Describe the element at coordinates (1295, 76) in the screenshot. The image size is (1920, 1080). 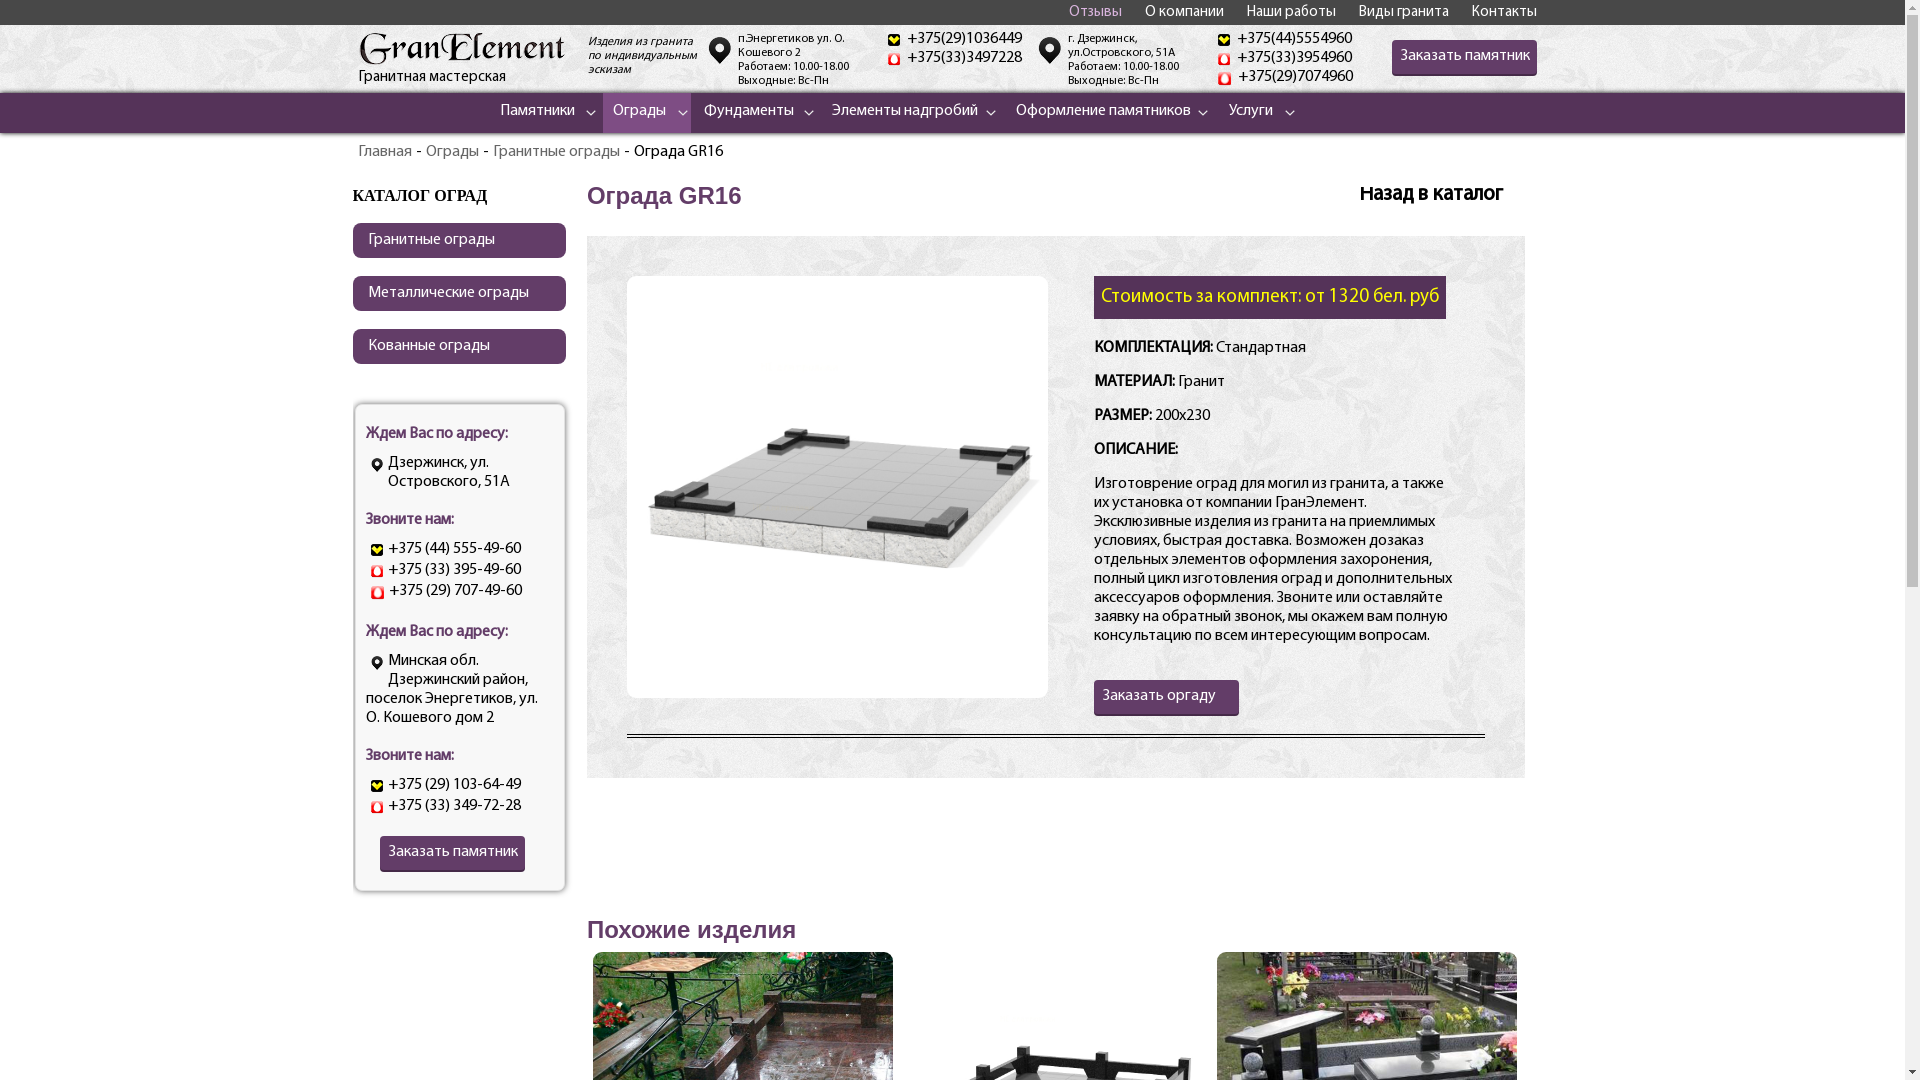
I see `'+375(29)7074960'` at that location.